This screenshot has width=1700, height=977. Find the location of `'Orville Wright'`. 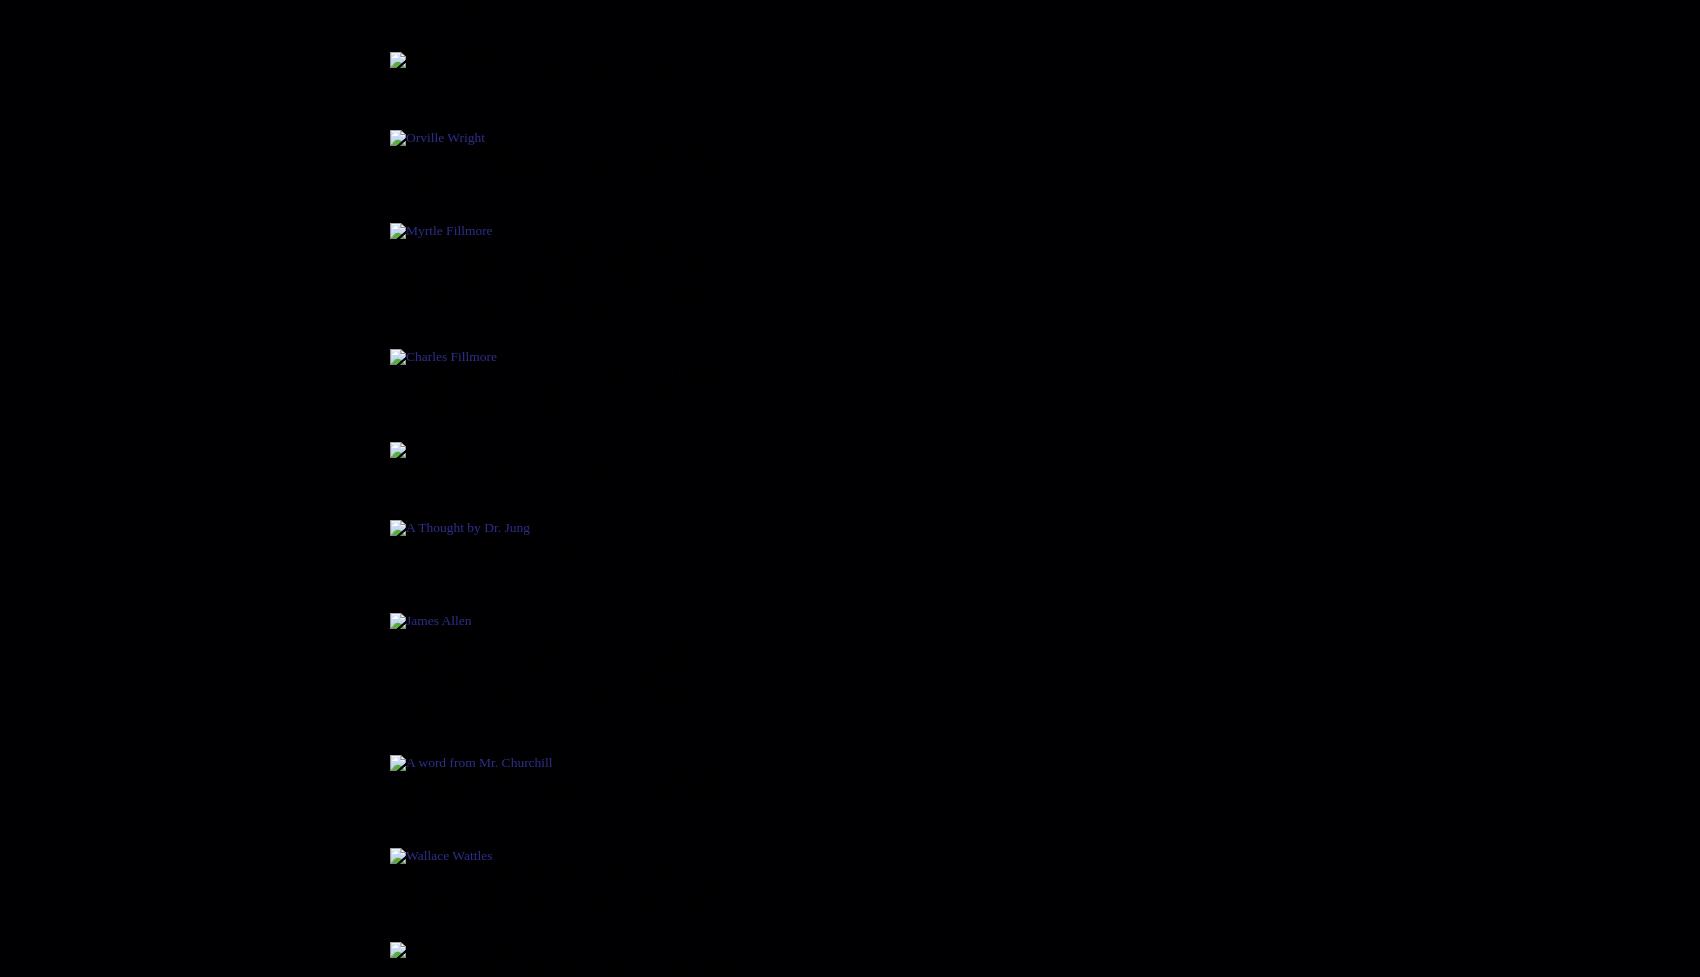

'Orville Wright' is located at coordinates (451, 113).